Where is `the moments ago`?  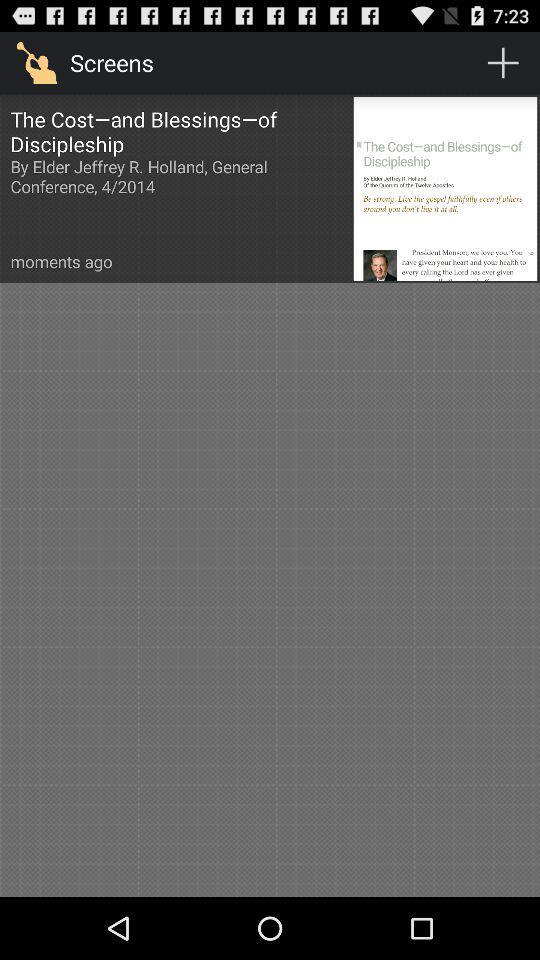
the moments ago is located at coordinates (61, 260).